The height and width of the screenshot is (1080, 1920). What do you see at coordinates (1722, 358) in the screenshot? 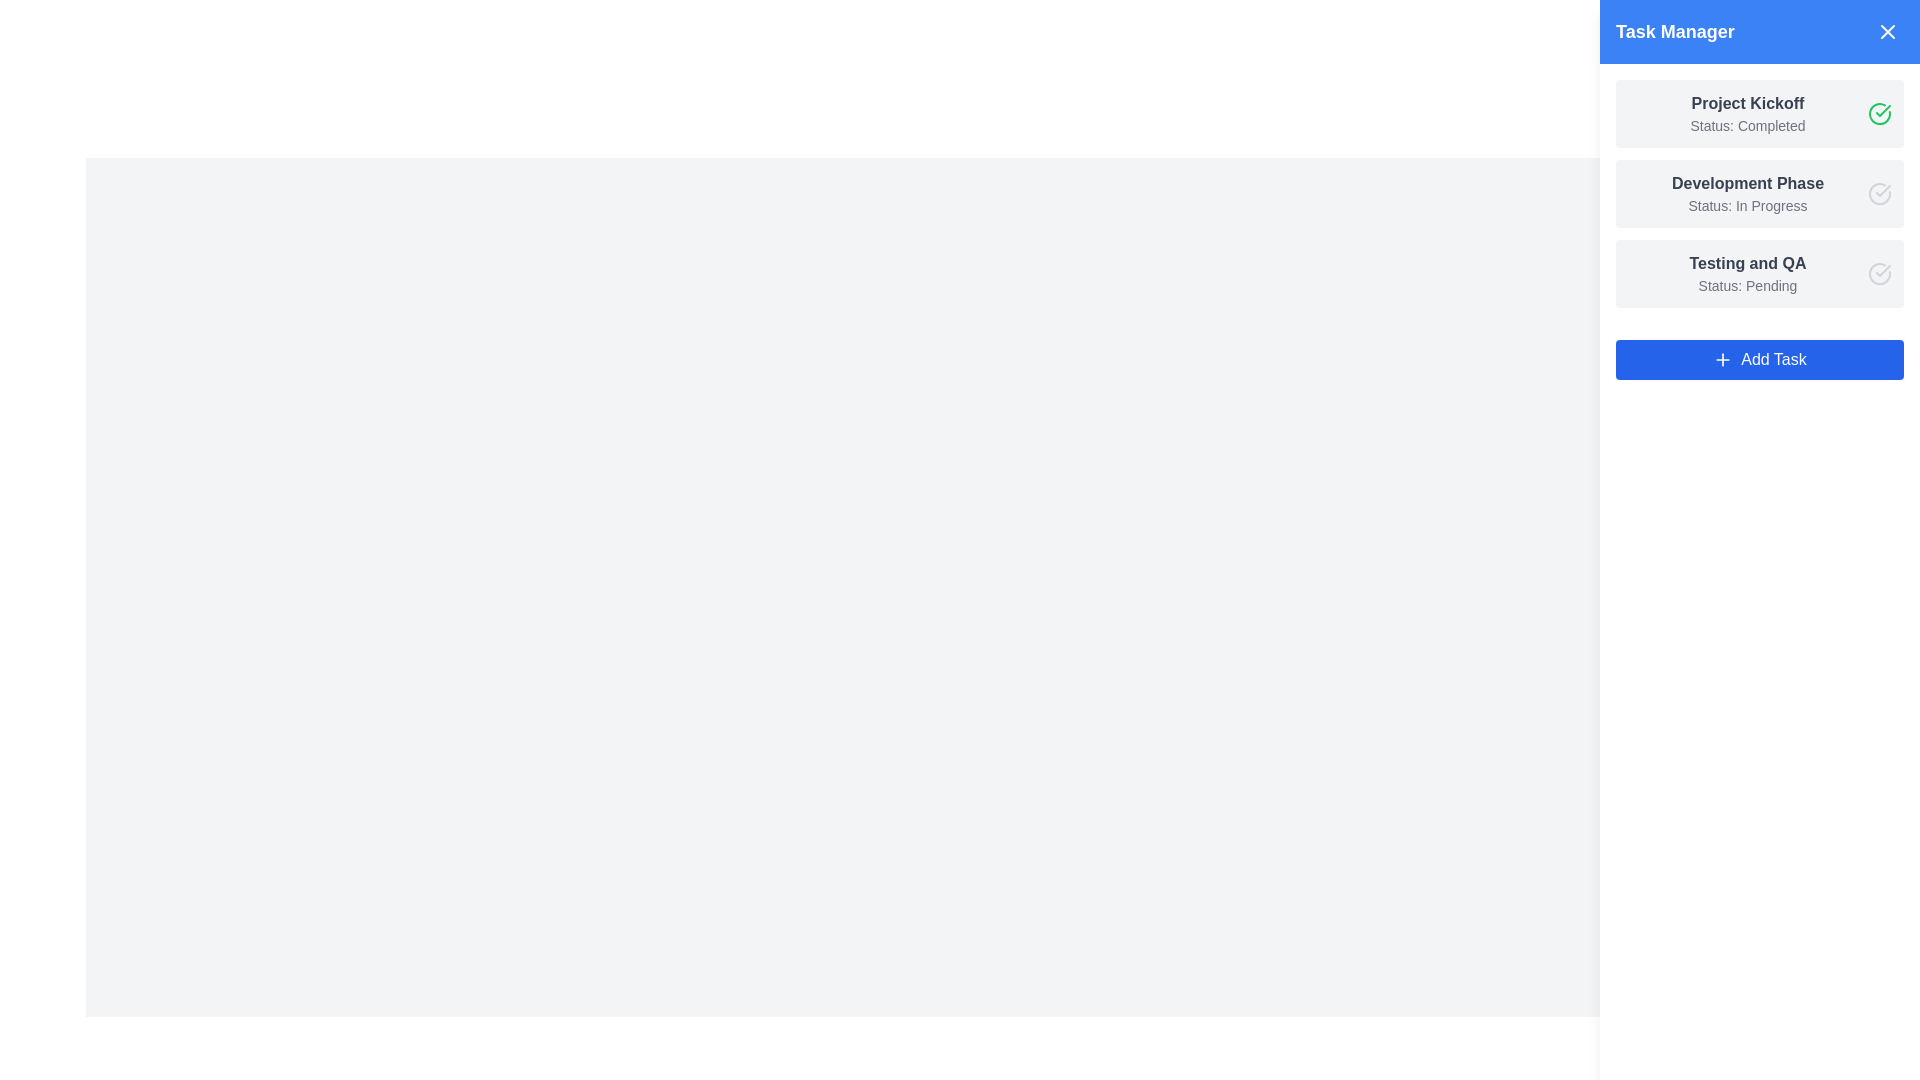
I see `the blue '+' SVG graphic icon within the 'Add Task' button` at bounding box center [1722, 358].